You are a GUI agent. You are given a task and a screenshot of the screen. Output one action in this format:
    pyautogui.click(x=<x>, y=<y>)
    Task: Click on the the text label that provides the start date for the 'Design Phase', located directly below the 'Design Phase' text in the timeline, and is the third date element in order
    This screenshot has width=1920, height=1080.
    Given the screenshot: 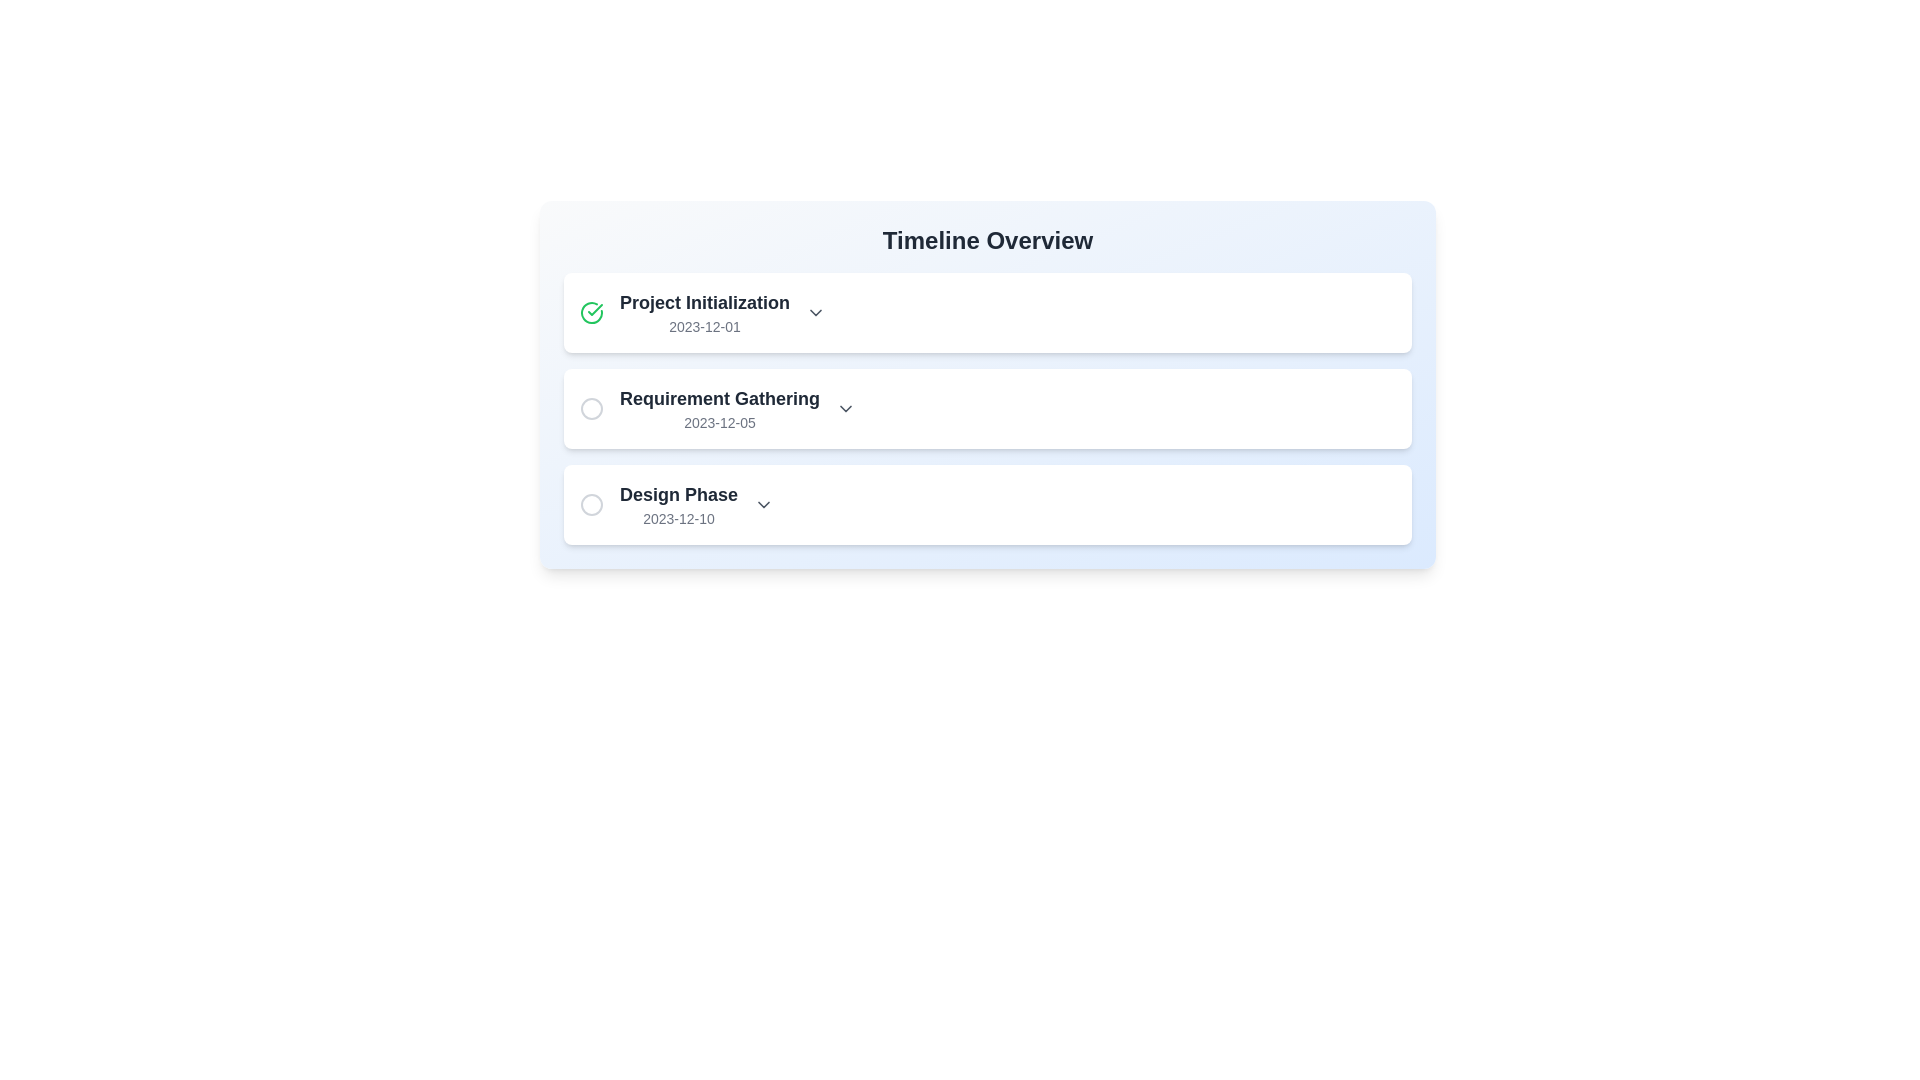 What is the action you would take?
    pyautogui.click(x=679, y=518)
    